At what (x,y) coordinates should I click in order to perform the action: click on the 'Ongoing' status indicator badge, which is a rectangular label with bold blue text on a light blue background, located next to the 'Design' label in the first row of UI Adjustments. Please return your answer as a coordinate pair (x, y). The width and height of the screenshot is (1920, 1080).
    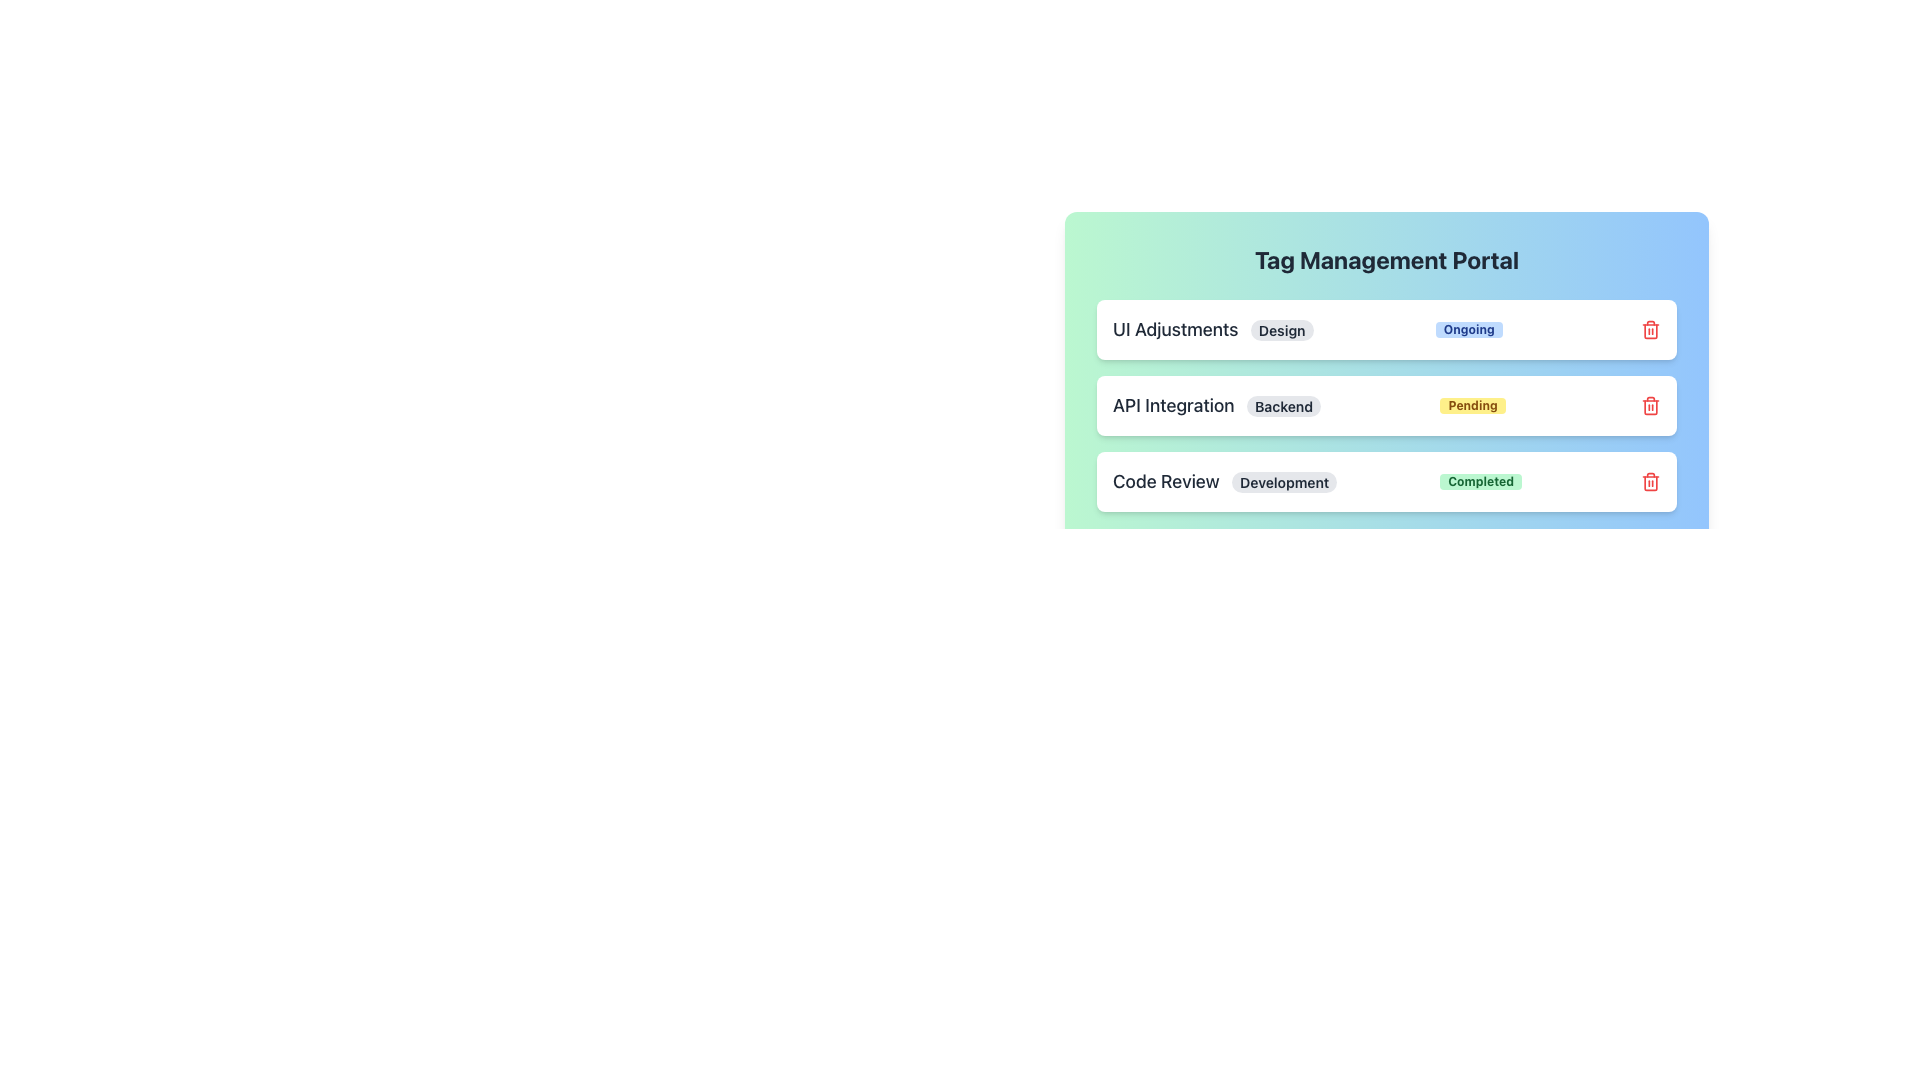
    Looking at the image, I should click on (1469, 329).